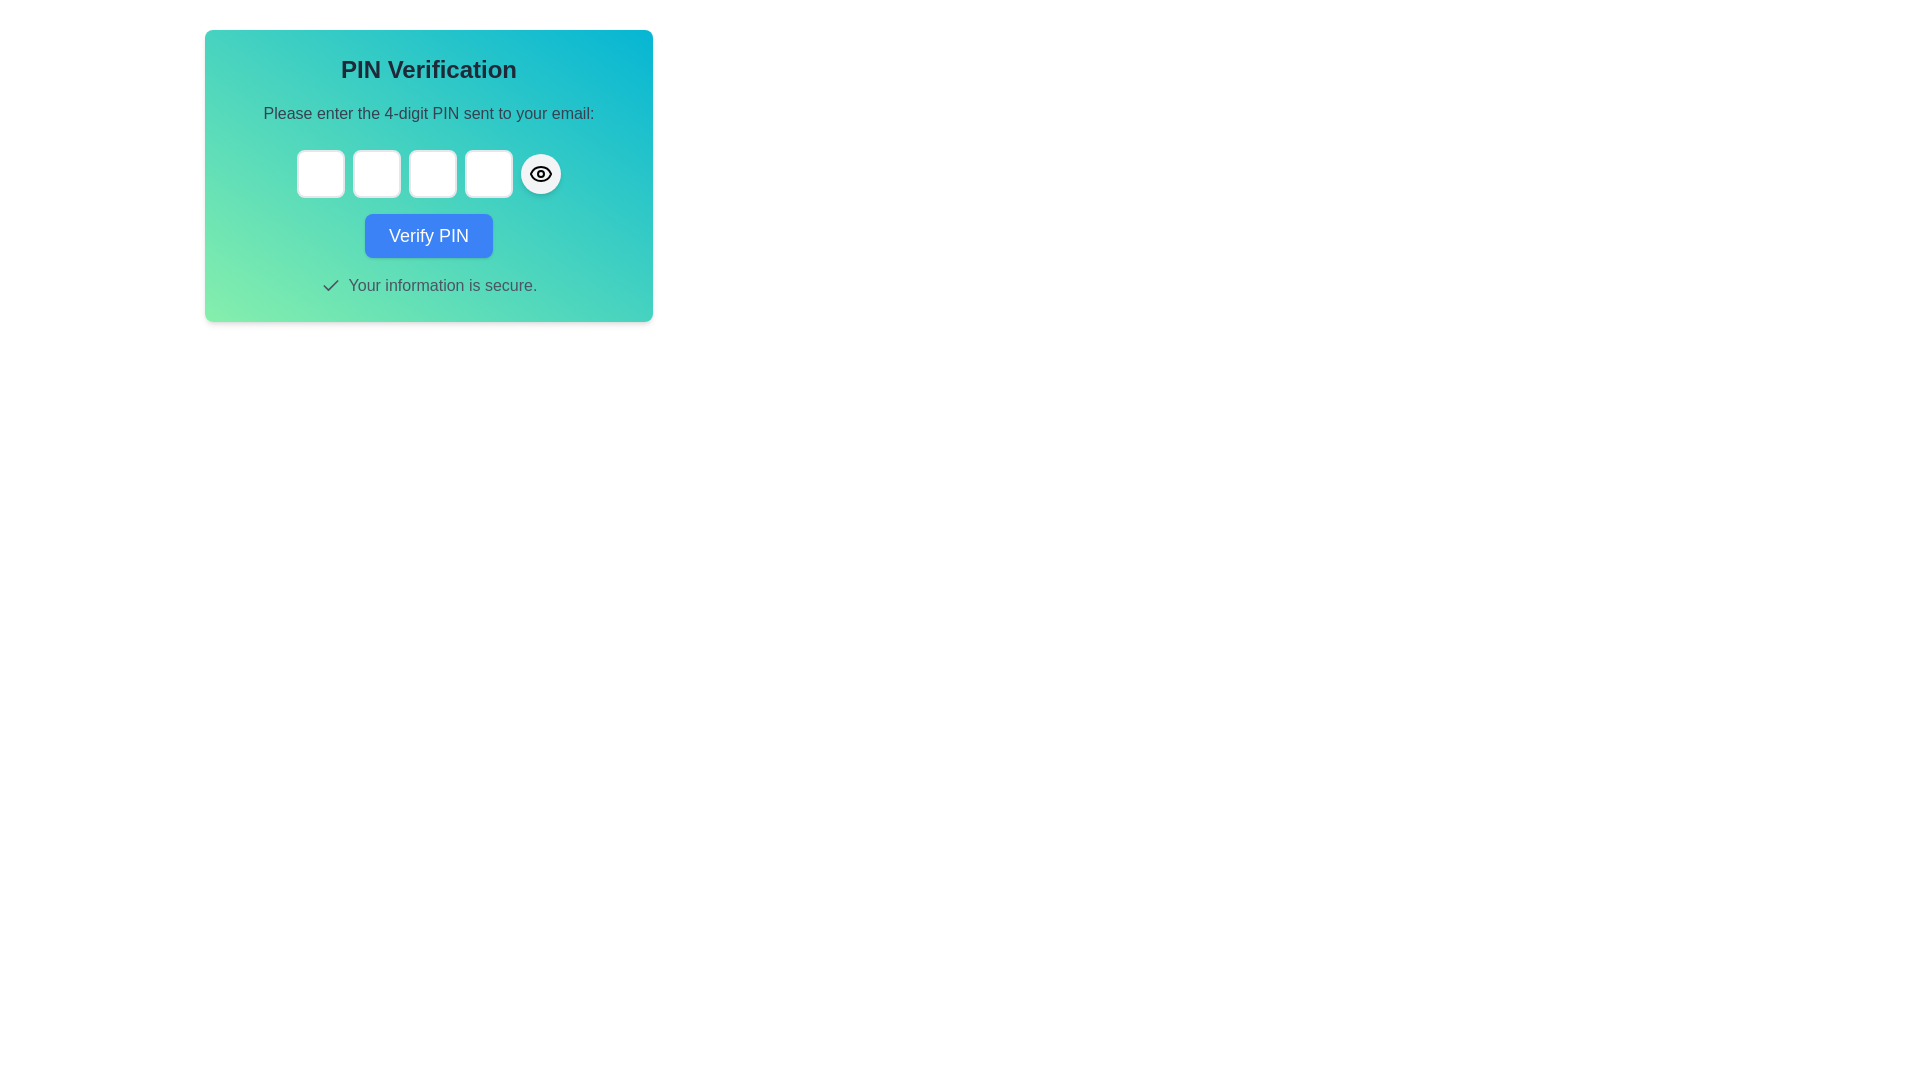 The height and width of the screenshot is (1080, 1920). Describe the element at coordinates (541, 172) in the screenshot. I see `the circular eye icon button` at that location.